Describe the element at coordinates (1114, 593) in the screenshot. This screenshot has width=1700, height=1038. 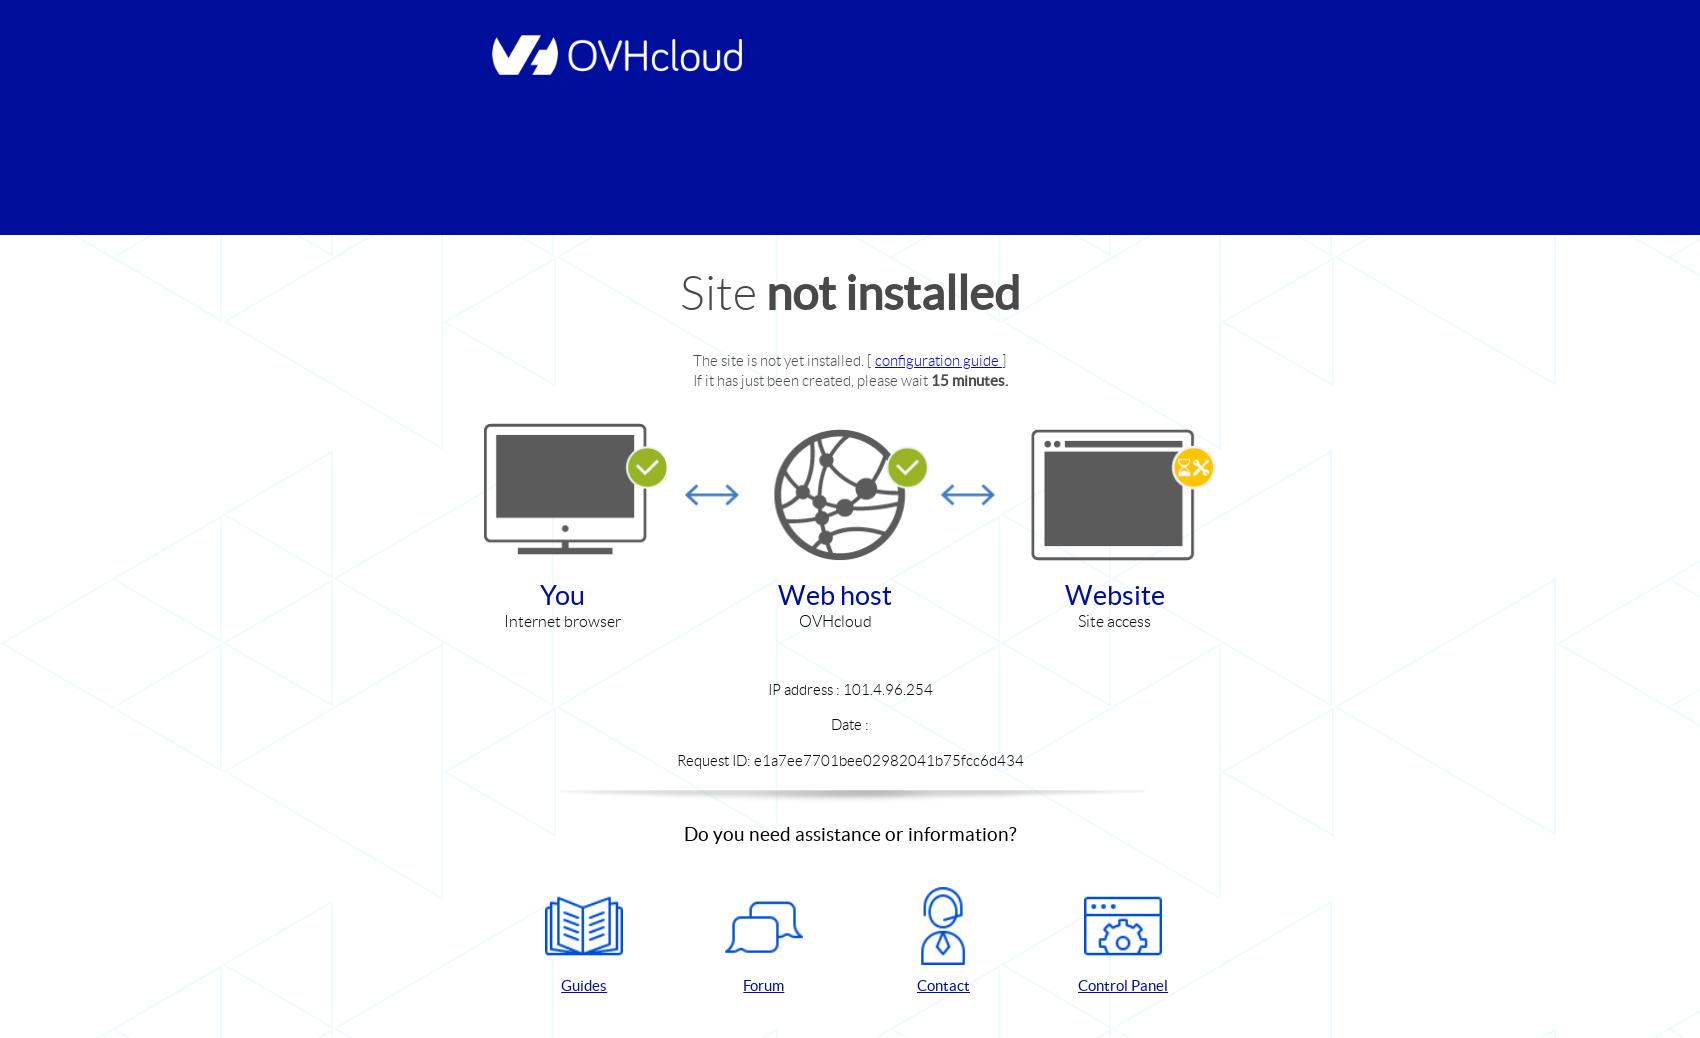
I see `'Website'` at that location.